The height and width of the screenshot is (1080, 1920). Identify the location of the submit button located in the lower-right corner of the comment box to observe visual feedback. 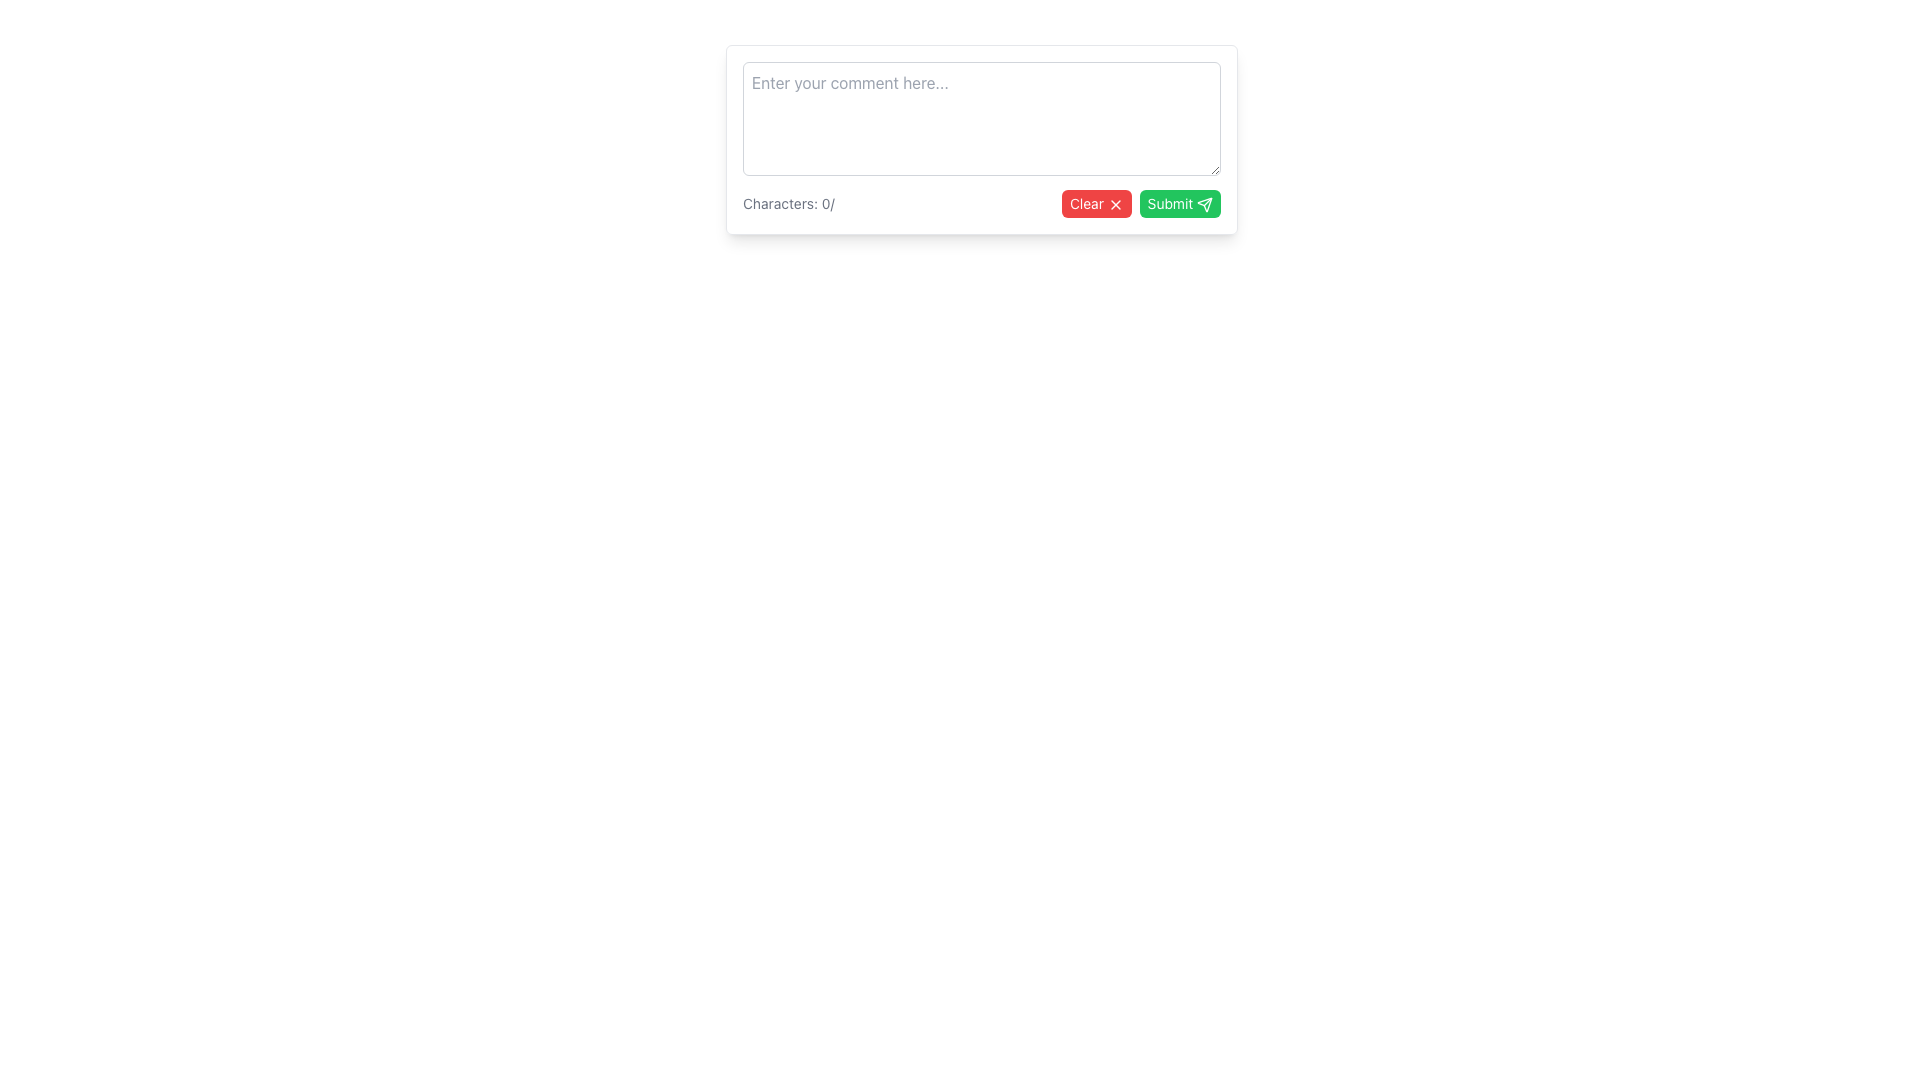
(1145, 232).